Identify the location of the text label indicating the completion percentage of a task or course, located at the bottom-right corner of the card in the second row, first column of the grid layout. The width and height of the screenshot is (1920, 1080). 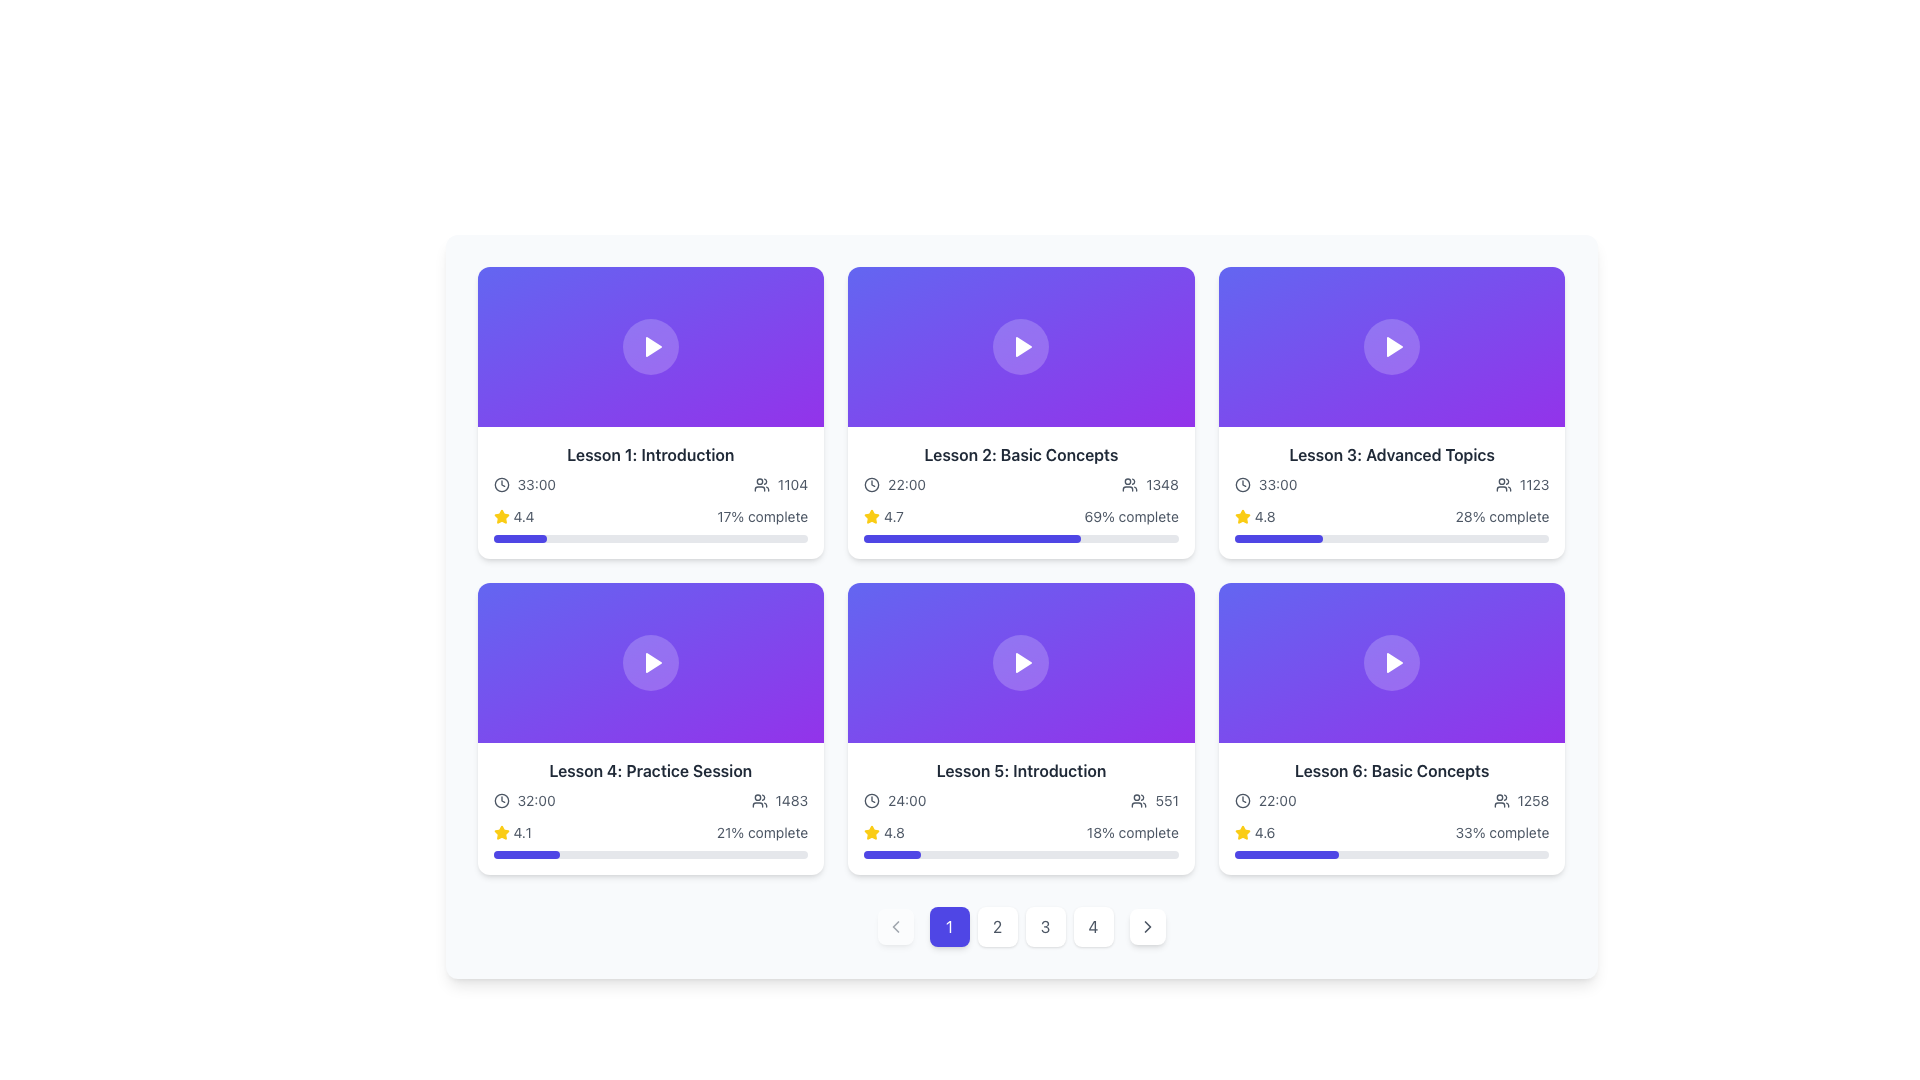
(761, 833).